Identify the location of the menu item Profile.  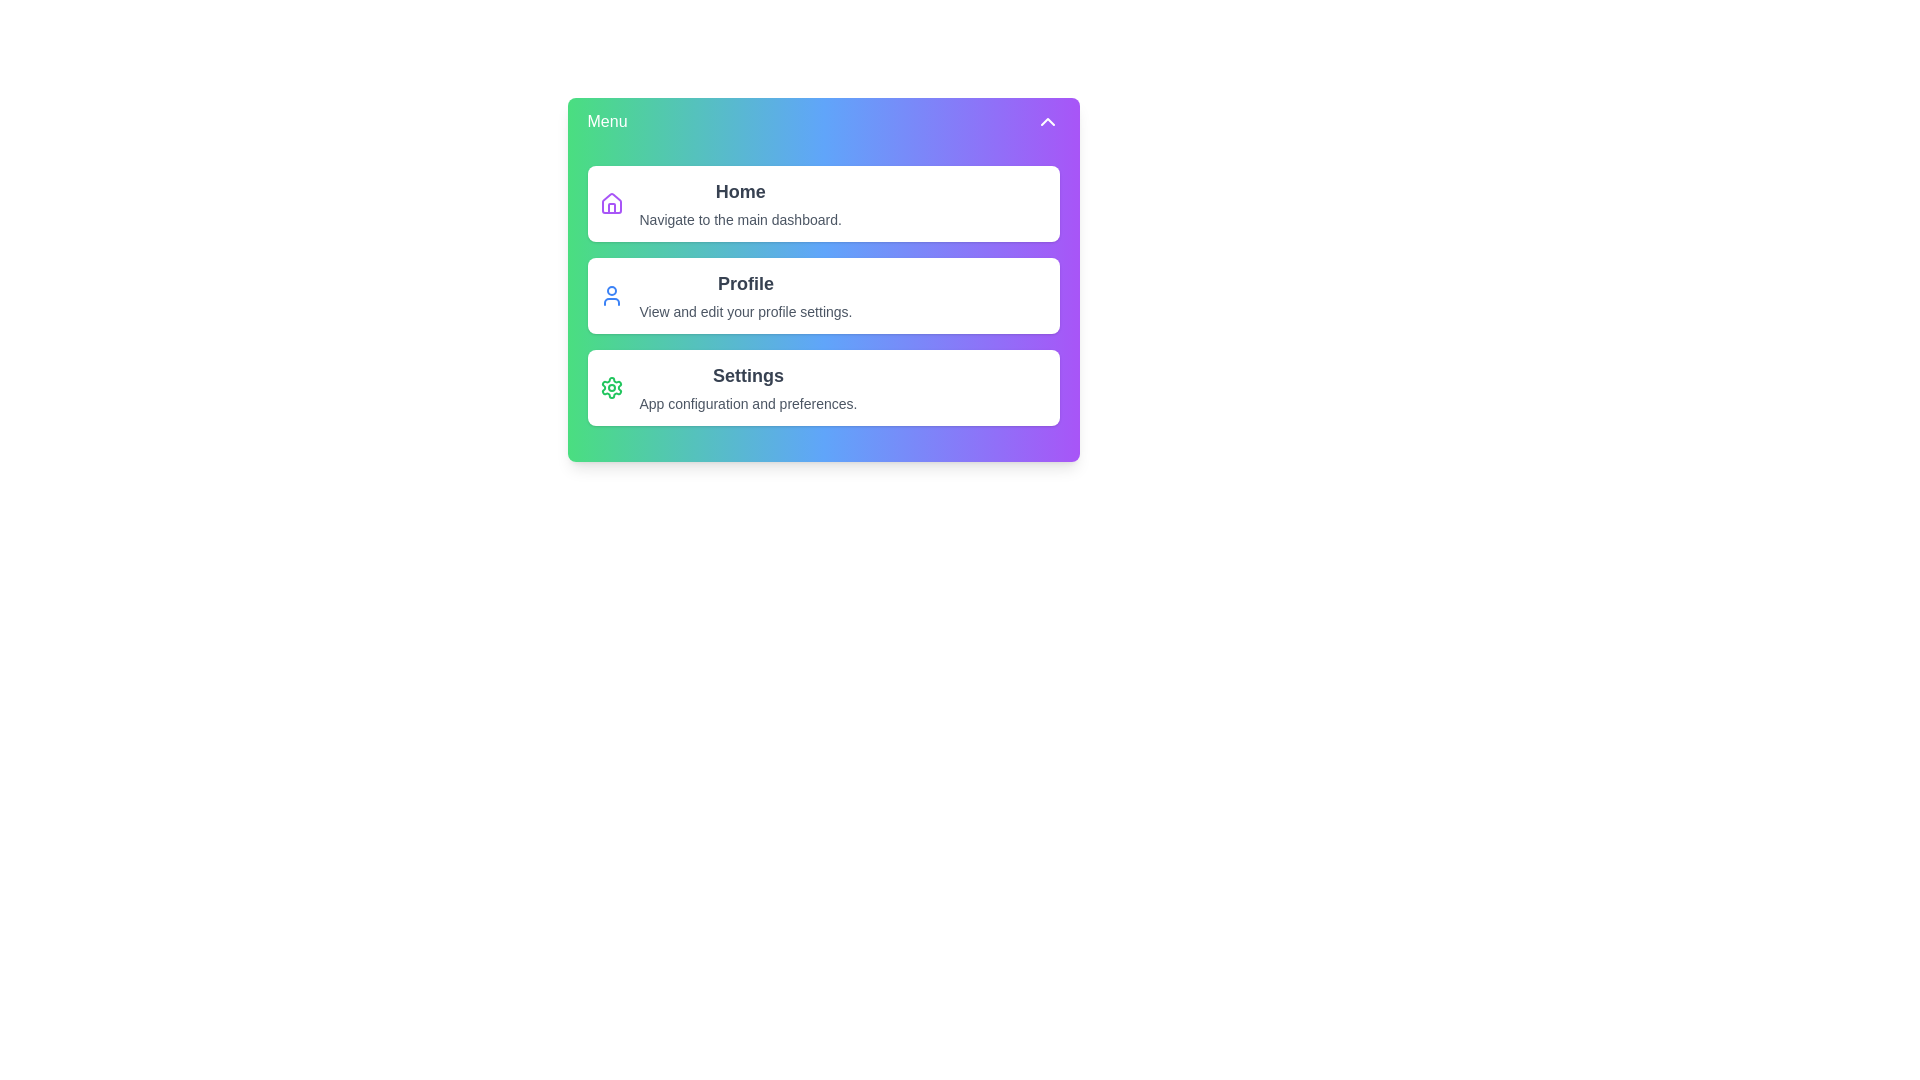
(823, 296).